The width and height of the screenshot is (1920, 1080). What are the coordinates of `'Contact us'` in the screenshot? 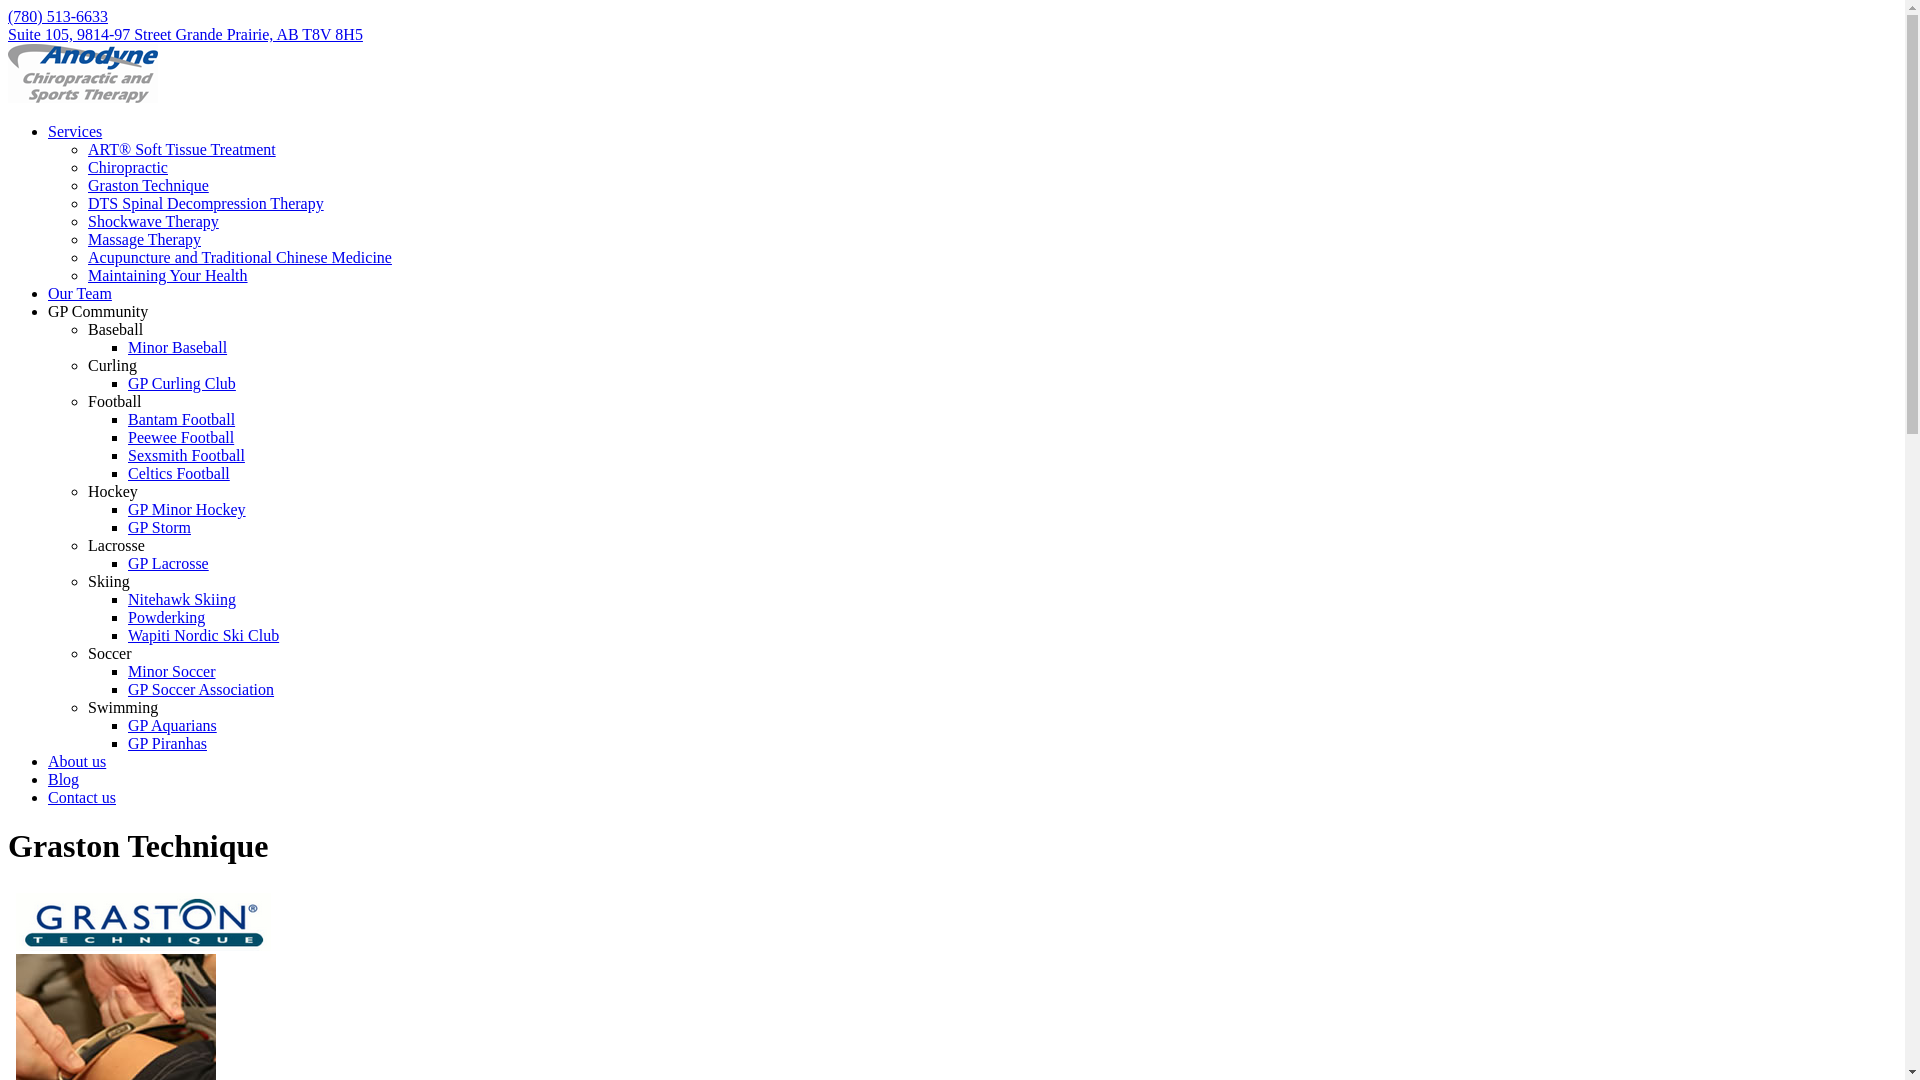 It's located at (80, 796).